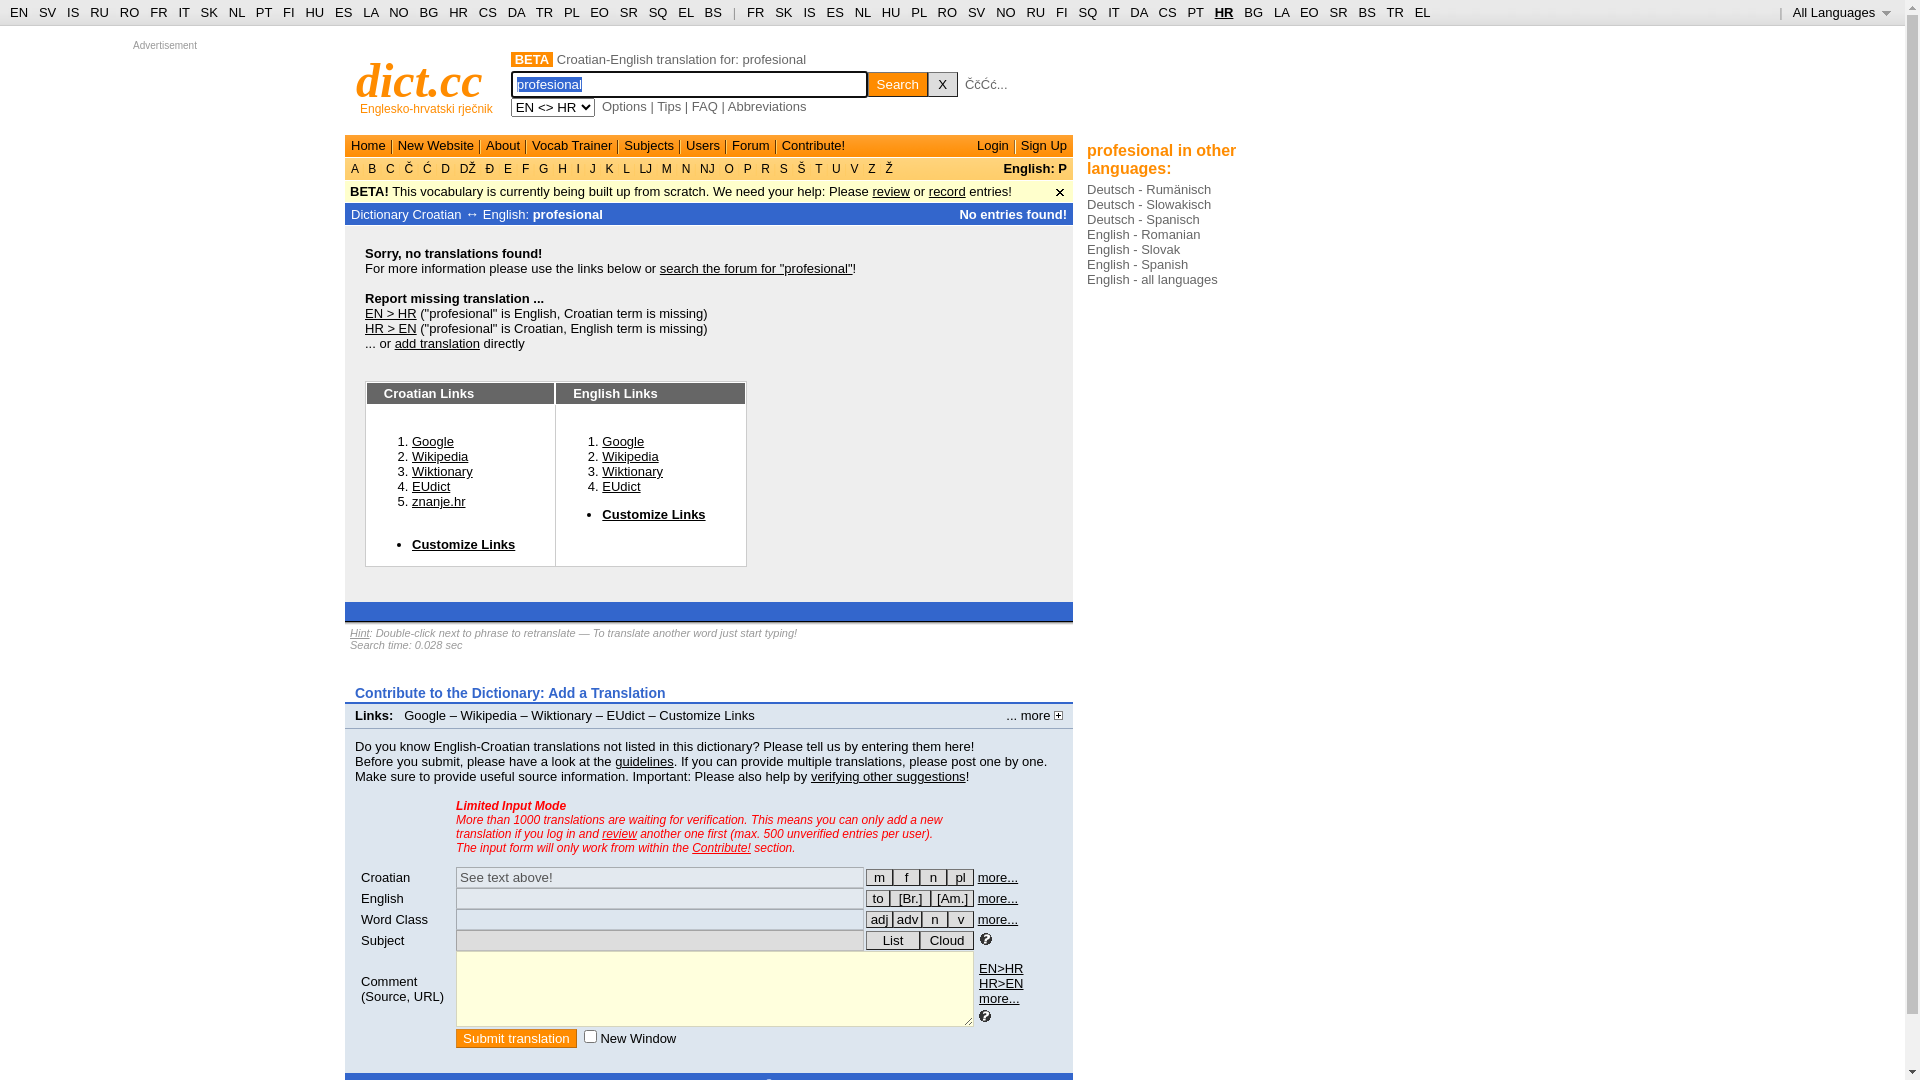  Describe the element at coordinates (1223, 12) in the screenshot. I see `'HR'` at that location.